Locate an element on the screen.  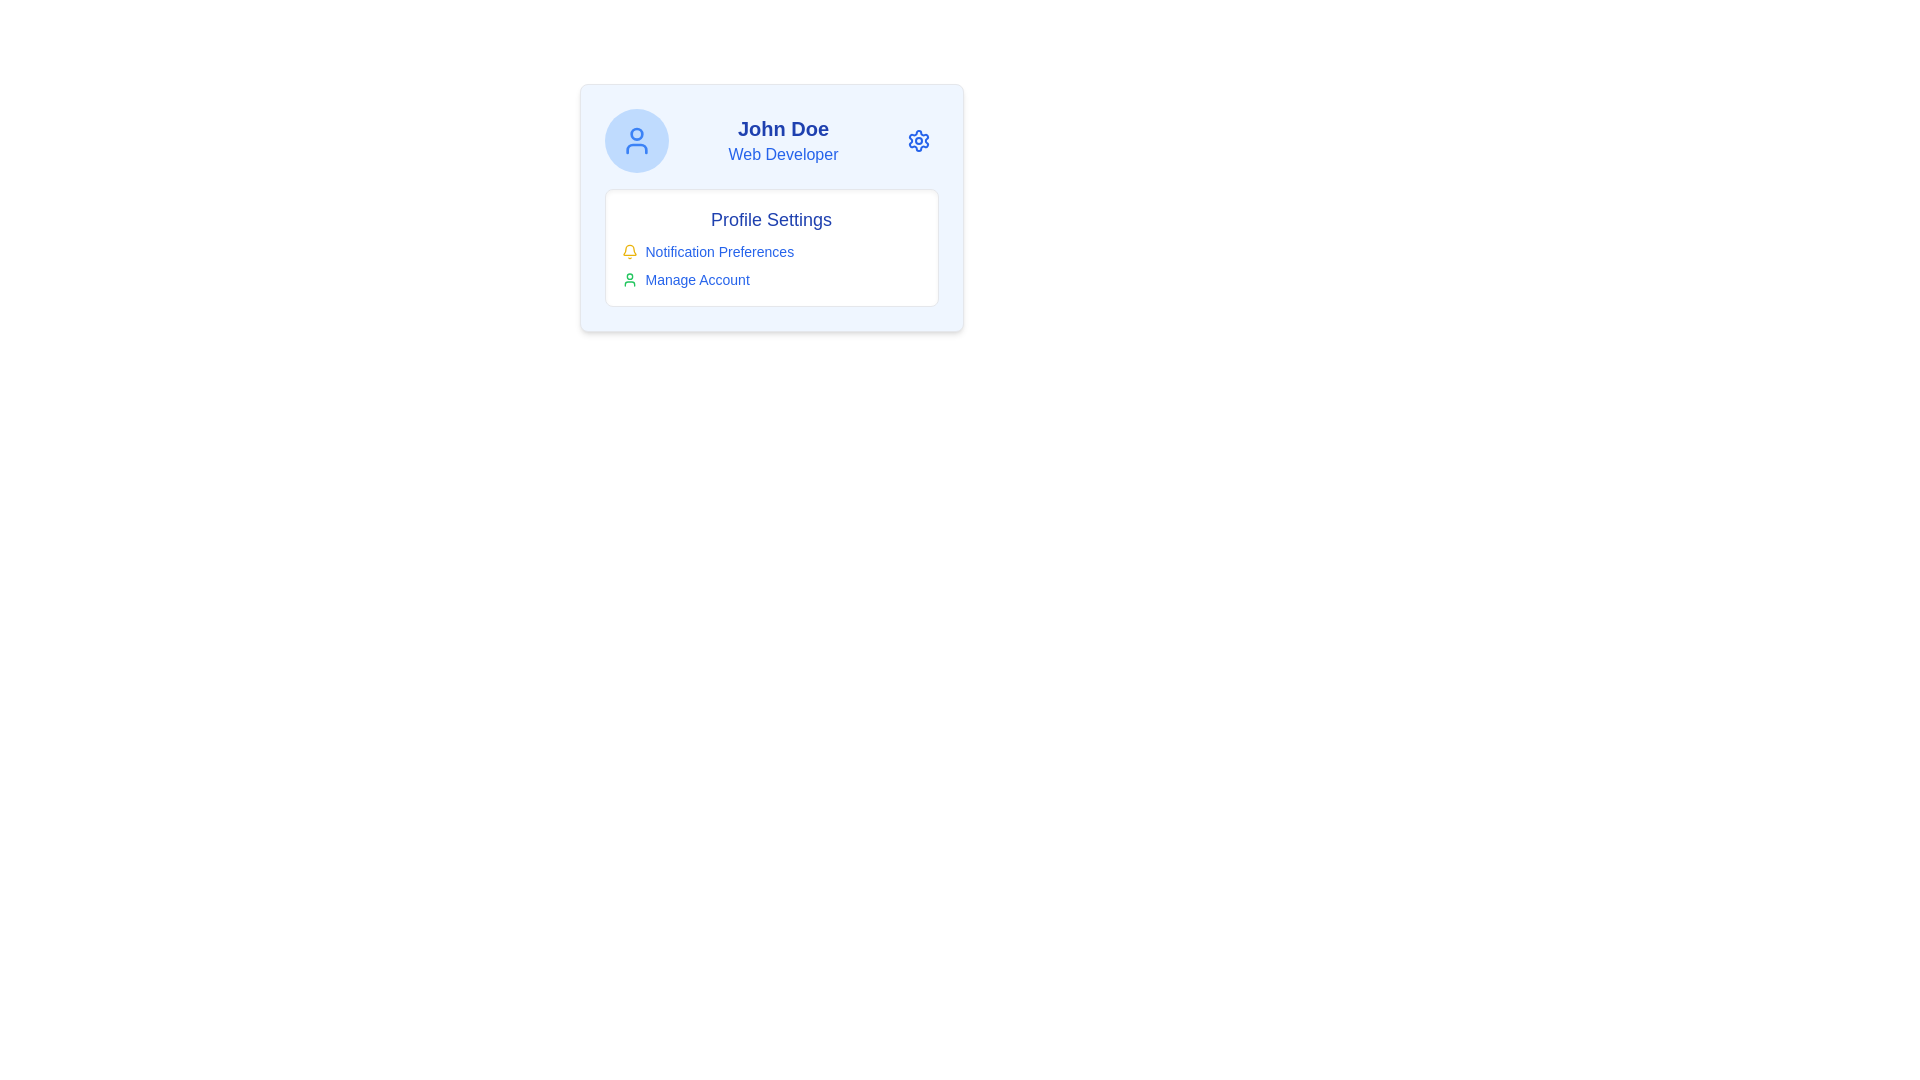
the 'Notification Preferences' link, which is a clickable text link styled in smaller blue font with a yellow bell icon on its left, located in the middle section of the 'Profile Settings' box is located at coordinates (770, 265).